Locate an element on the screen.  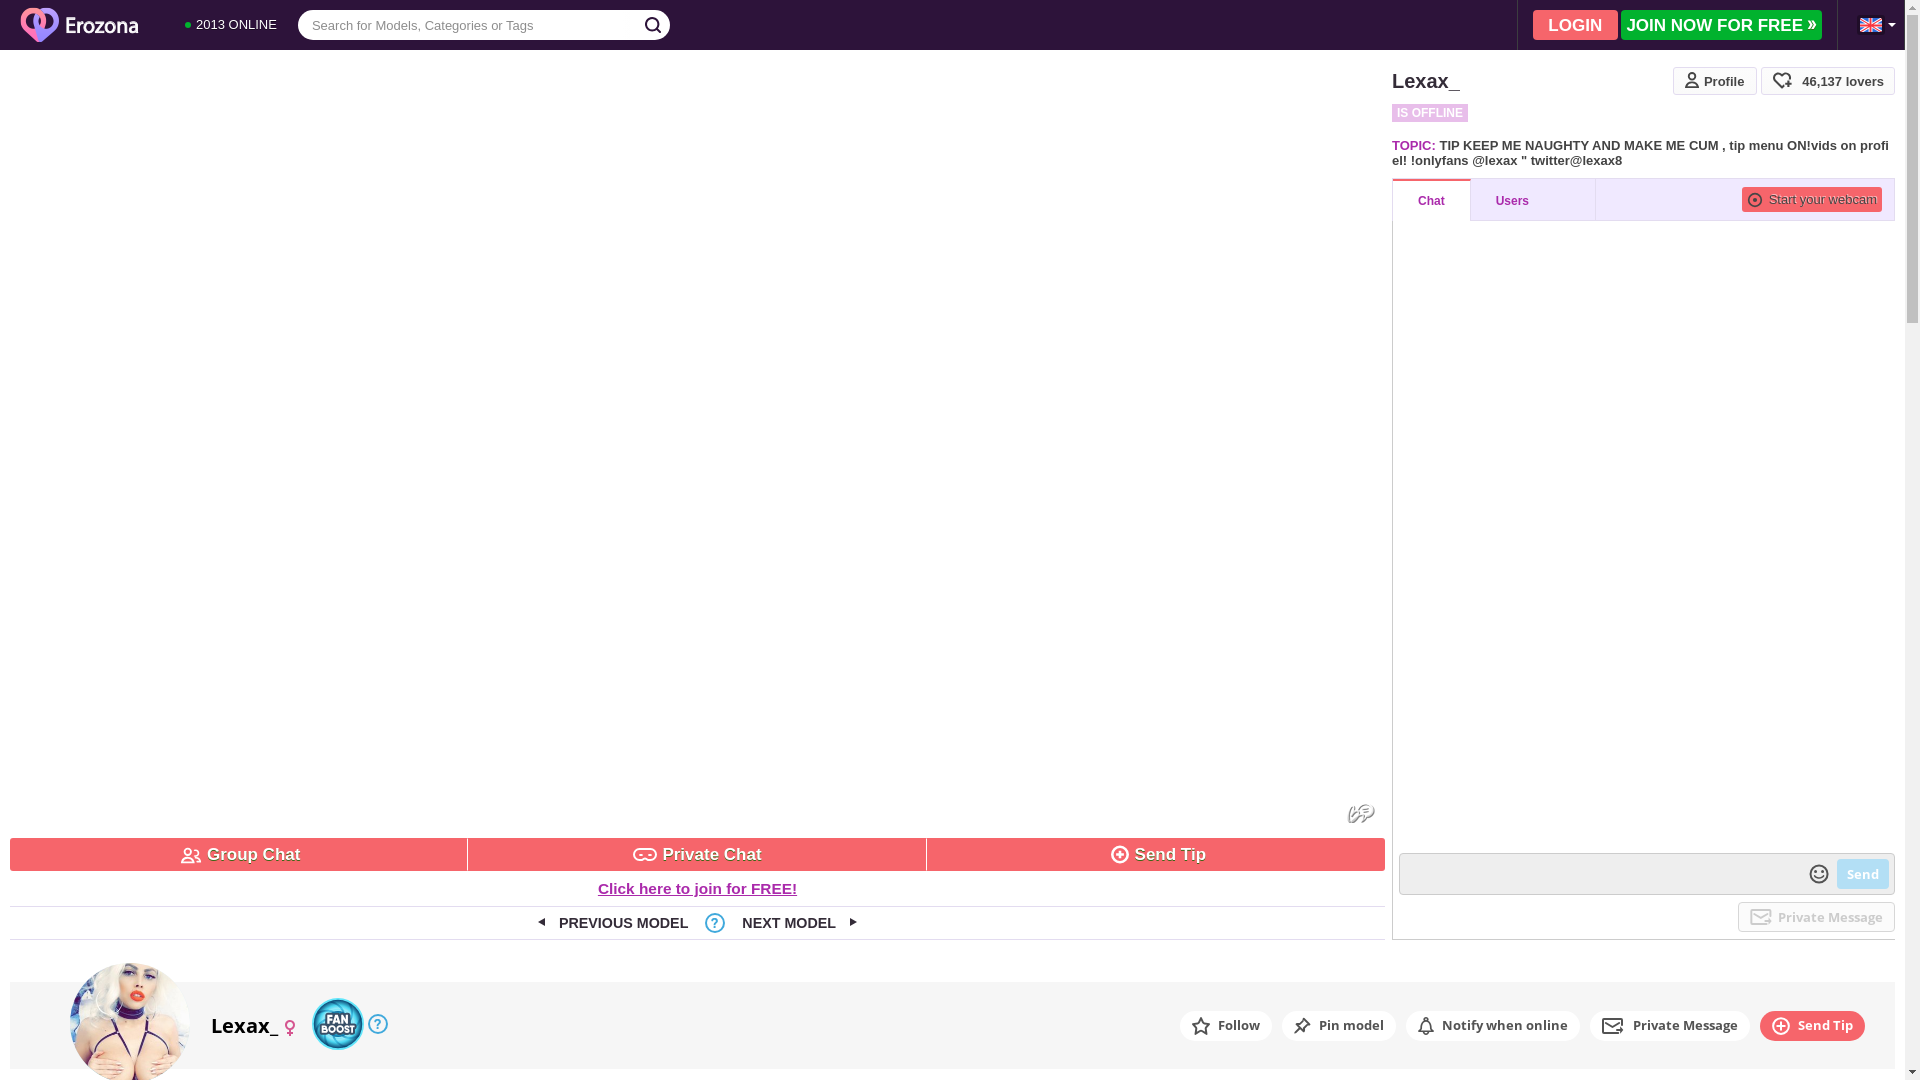
'Send Tip' is located at coordinates (925, 854).